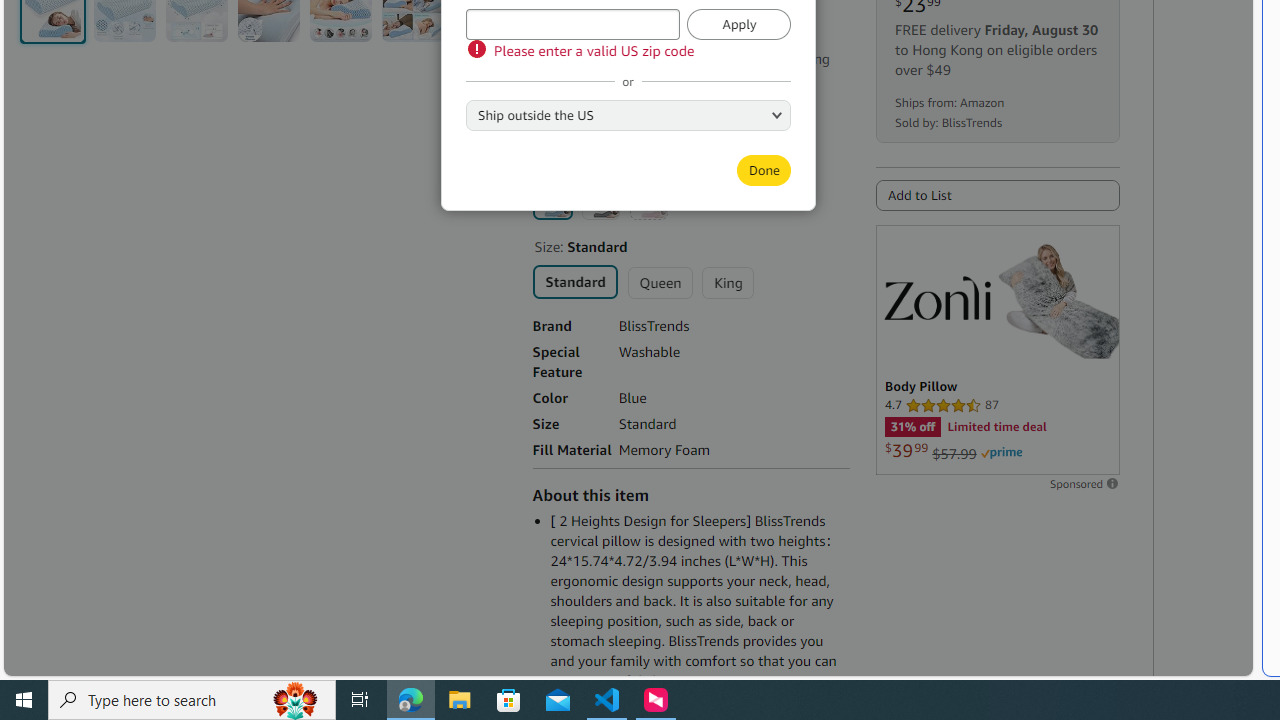  What do you see at coordinates (997, 348) in the screenshot?
I see `'Sponsored ad'` at bounding box center [997, 348].